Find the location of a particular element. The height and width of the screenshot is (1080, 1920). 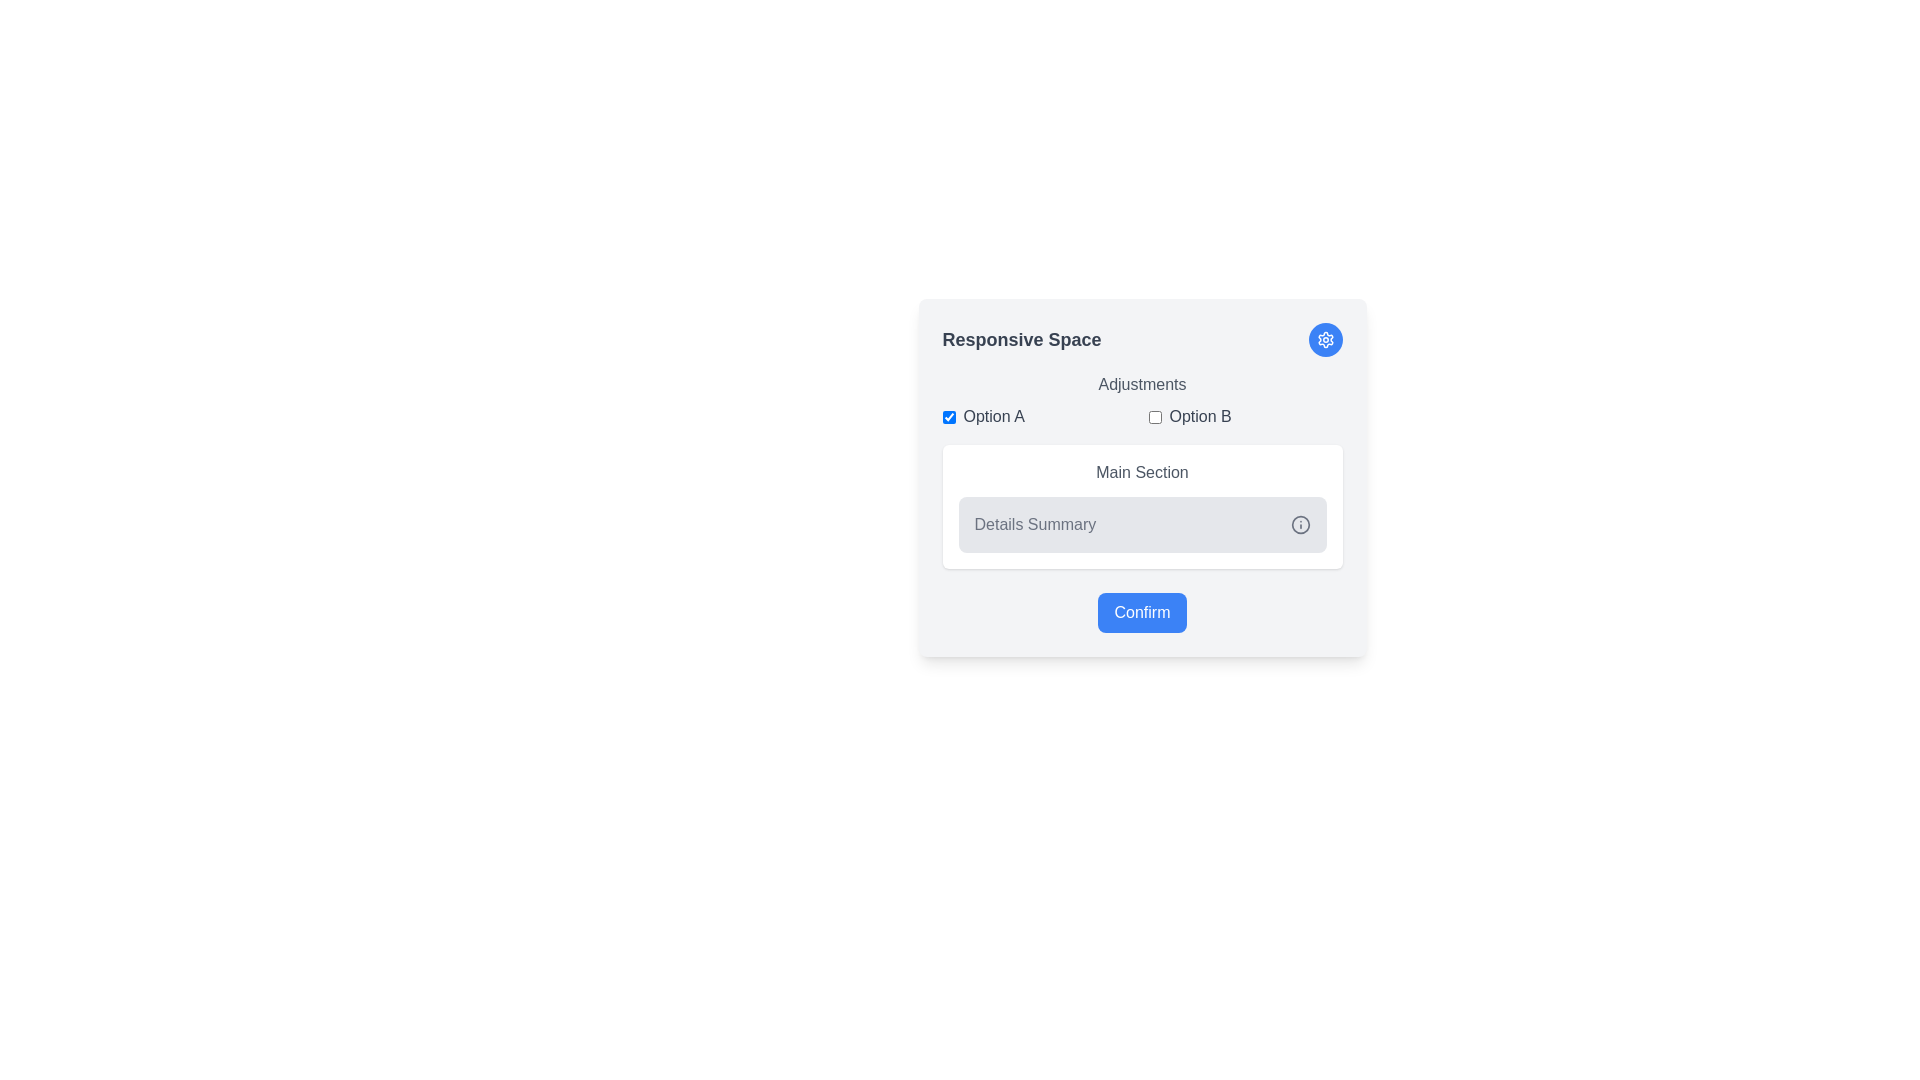

the cogwheel SVG icon located at the top-right corner of the modal window is located at coordinates (1325, 338).